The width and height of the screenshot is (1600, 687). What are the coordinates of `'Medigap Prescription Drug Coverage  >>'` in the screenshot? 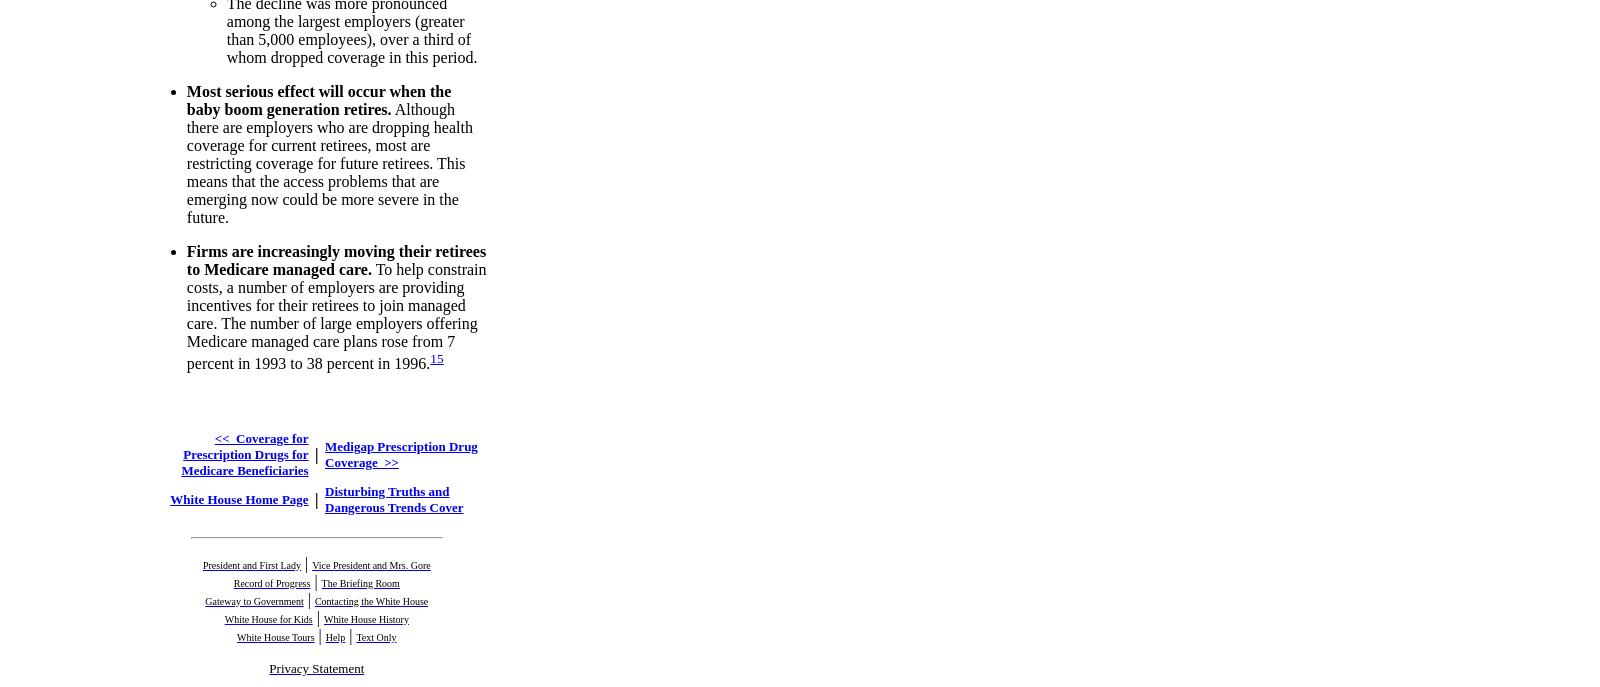 It's located at (400, 452).